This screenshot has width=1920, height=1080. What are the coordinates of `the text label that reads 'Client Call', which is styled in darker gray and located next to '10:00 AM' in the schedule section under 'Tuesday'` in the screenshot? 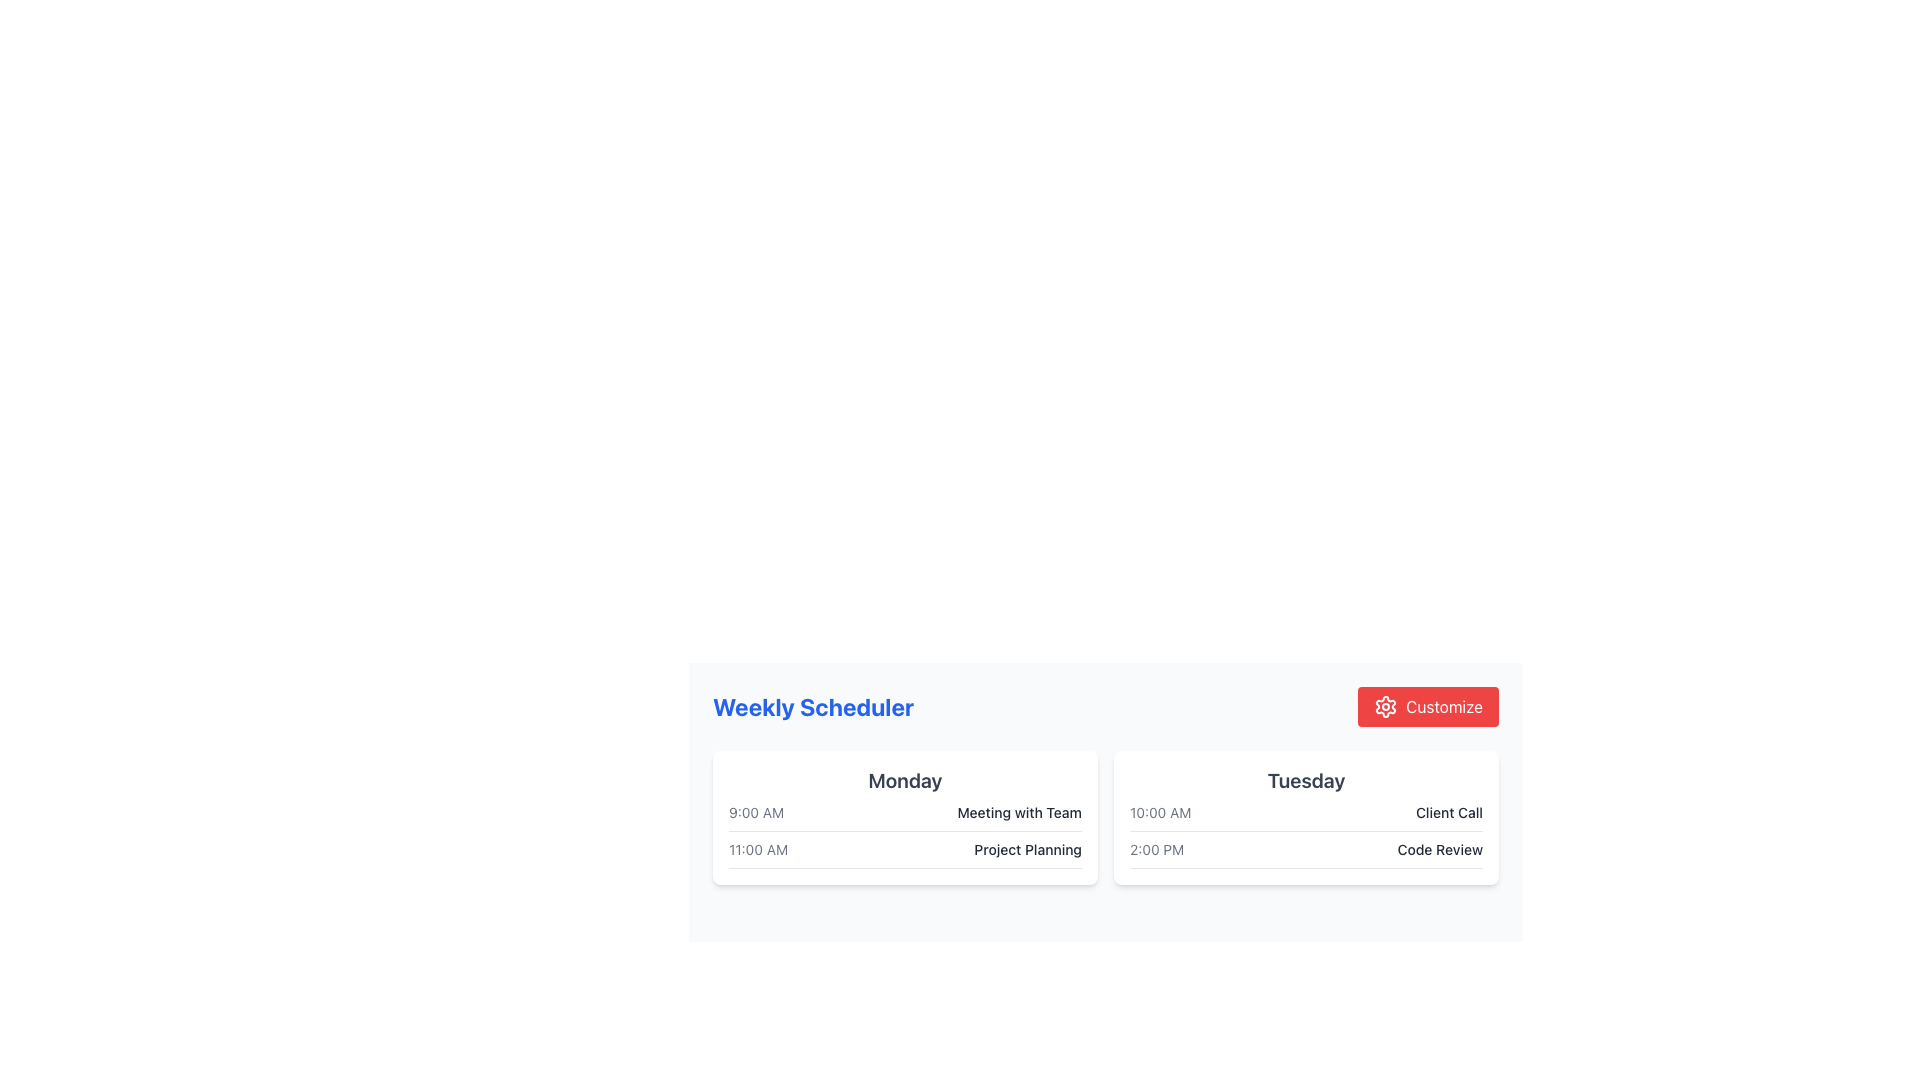 It's located at (1449, 813).